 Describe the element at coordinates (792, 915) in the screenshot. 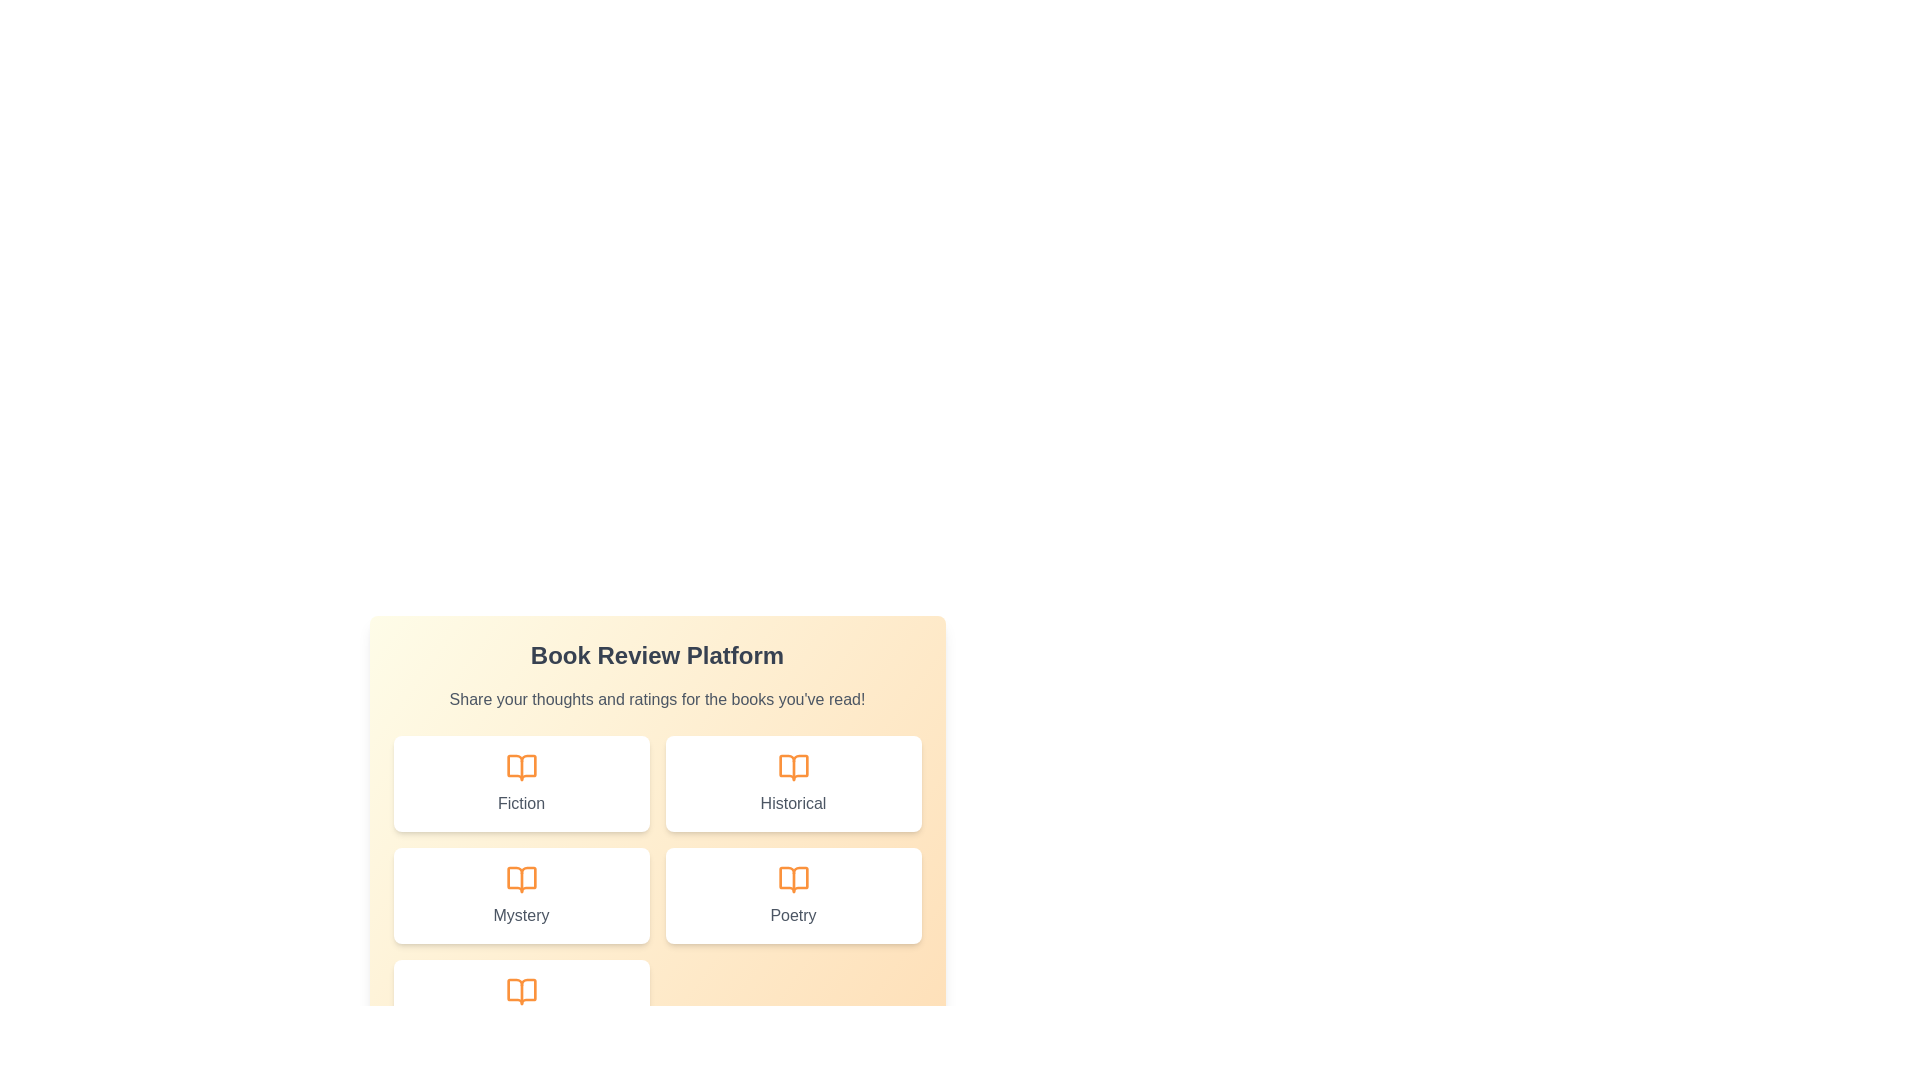

I see `the 'Poetry' text label, which features a gray font on a white card background with rounded corners, located in the bottom-right cell of the grid under the 'Historical' category` at that location.